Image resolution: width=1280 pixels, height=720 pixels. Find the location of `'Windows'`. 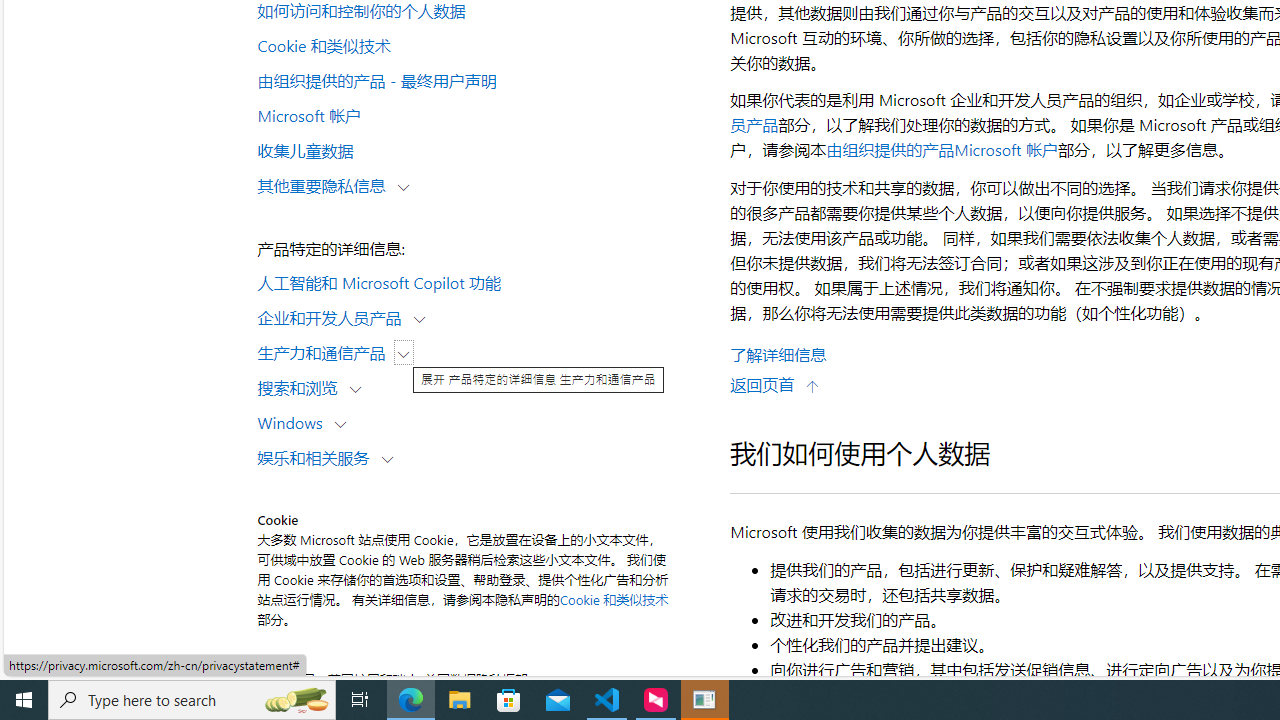

'Windows' is located at coordinates (294, 420).